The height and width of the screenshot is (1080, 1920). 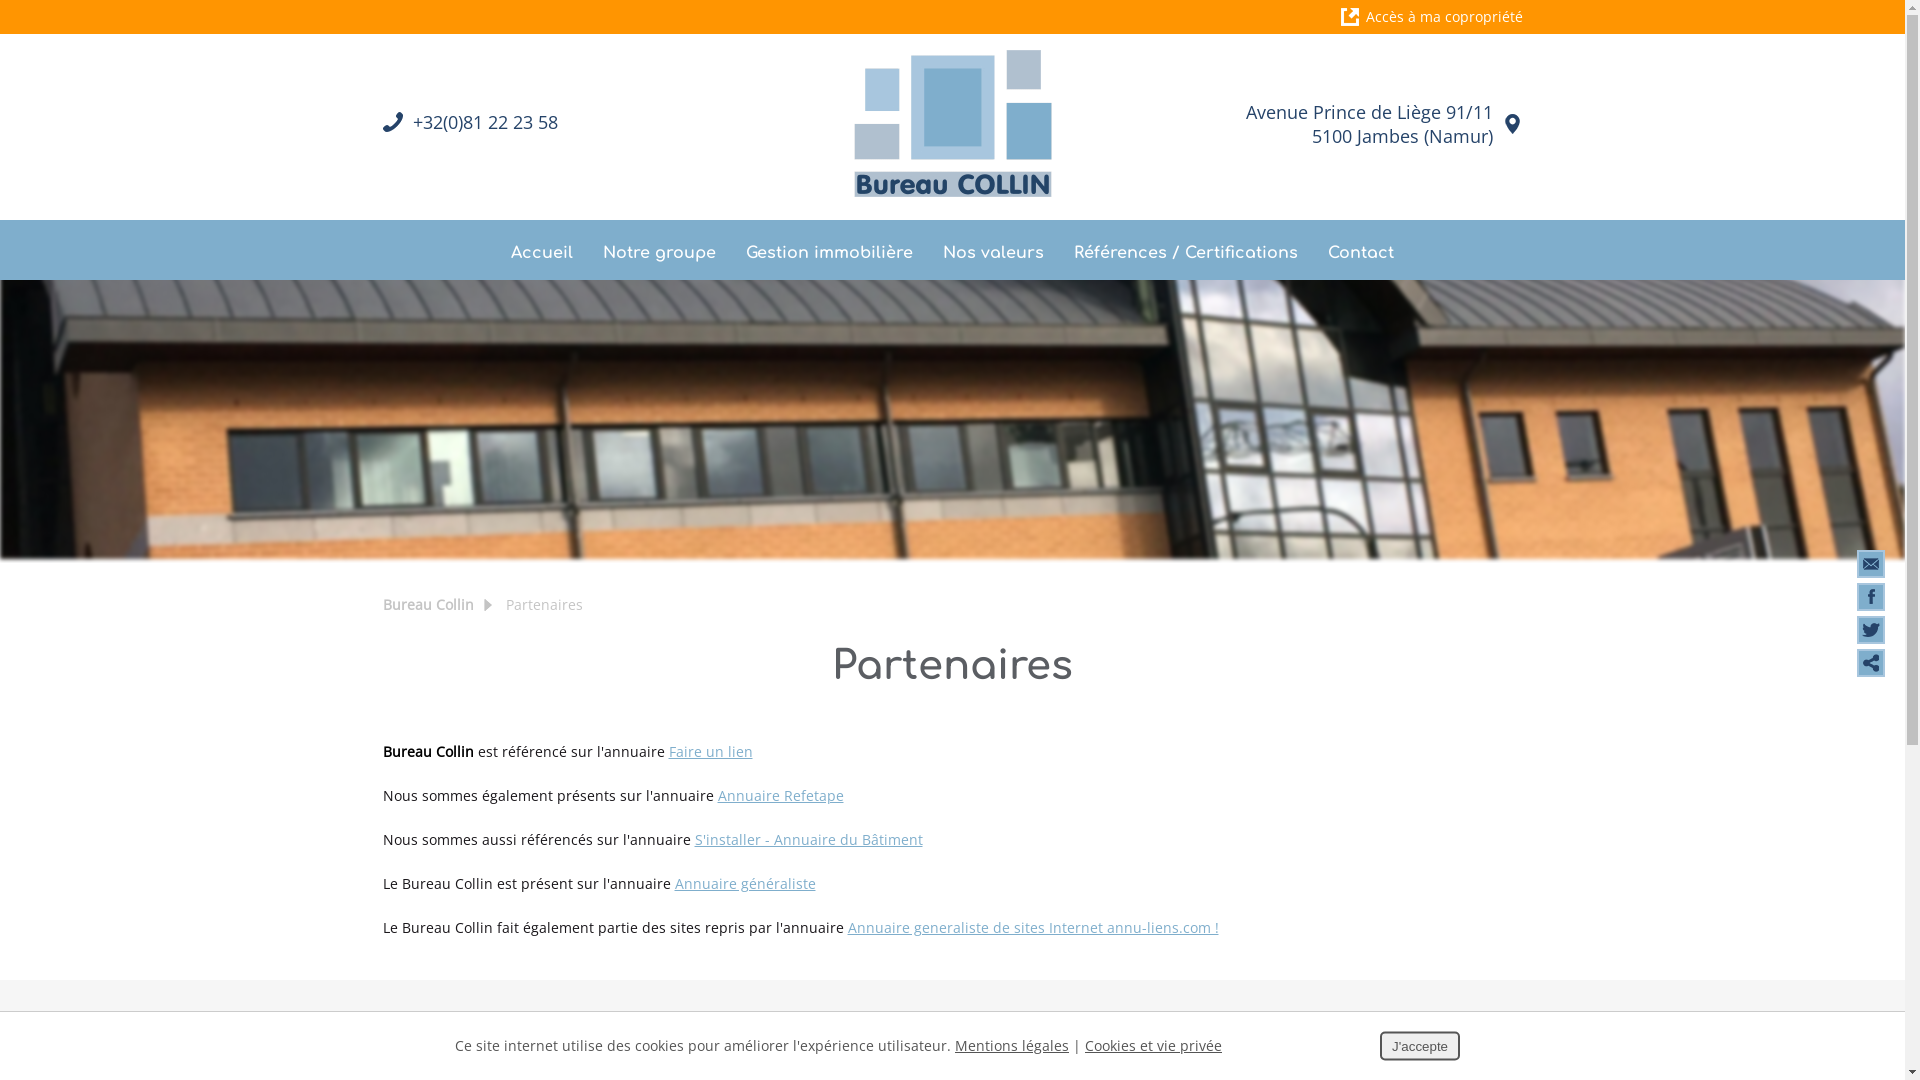 I want to click on 'Nos valeurs', so click(x=993, y=249).